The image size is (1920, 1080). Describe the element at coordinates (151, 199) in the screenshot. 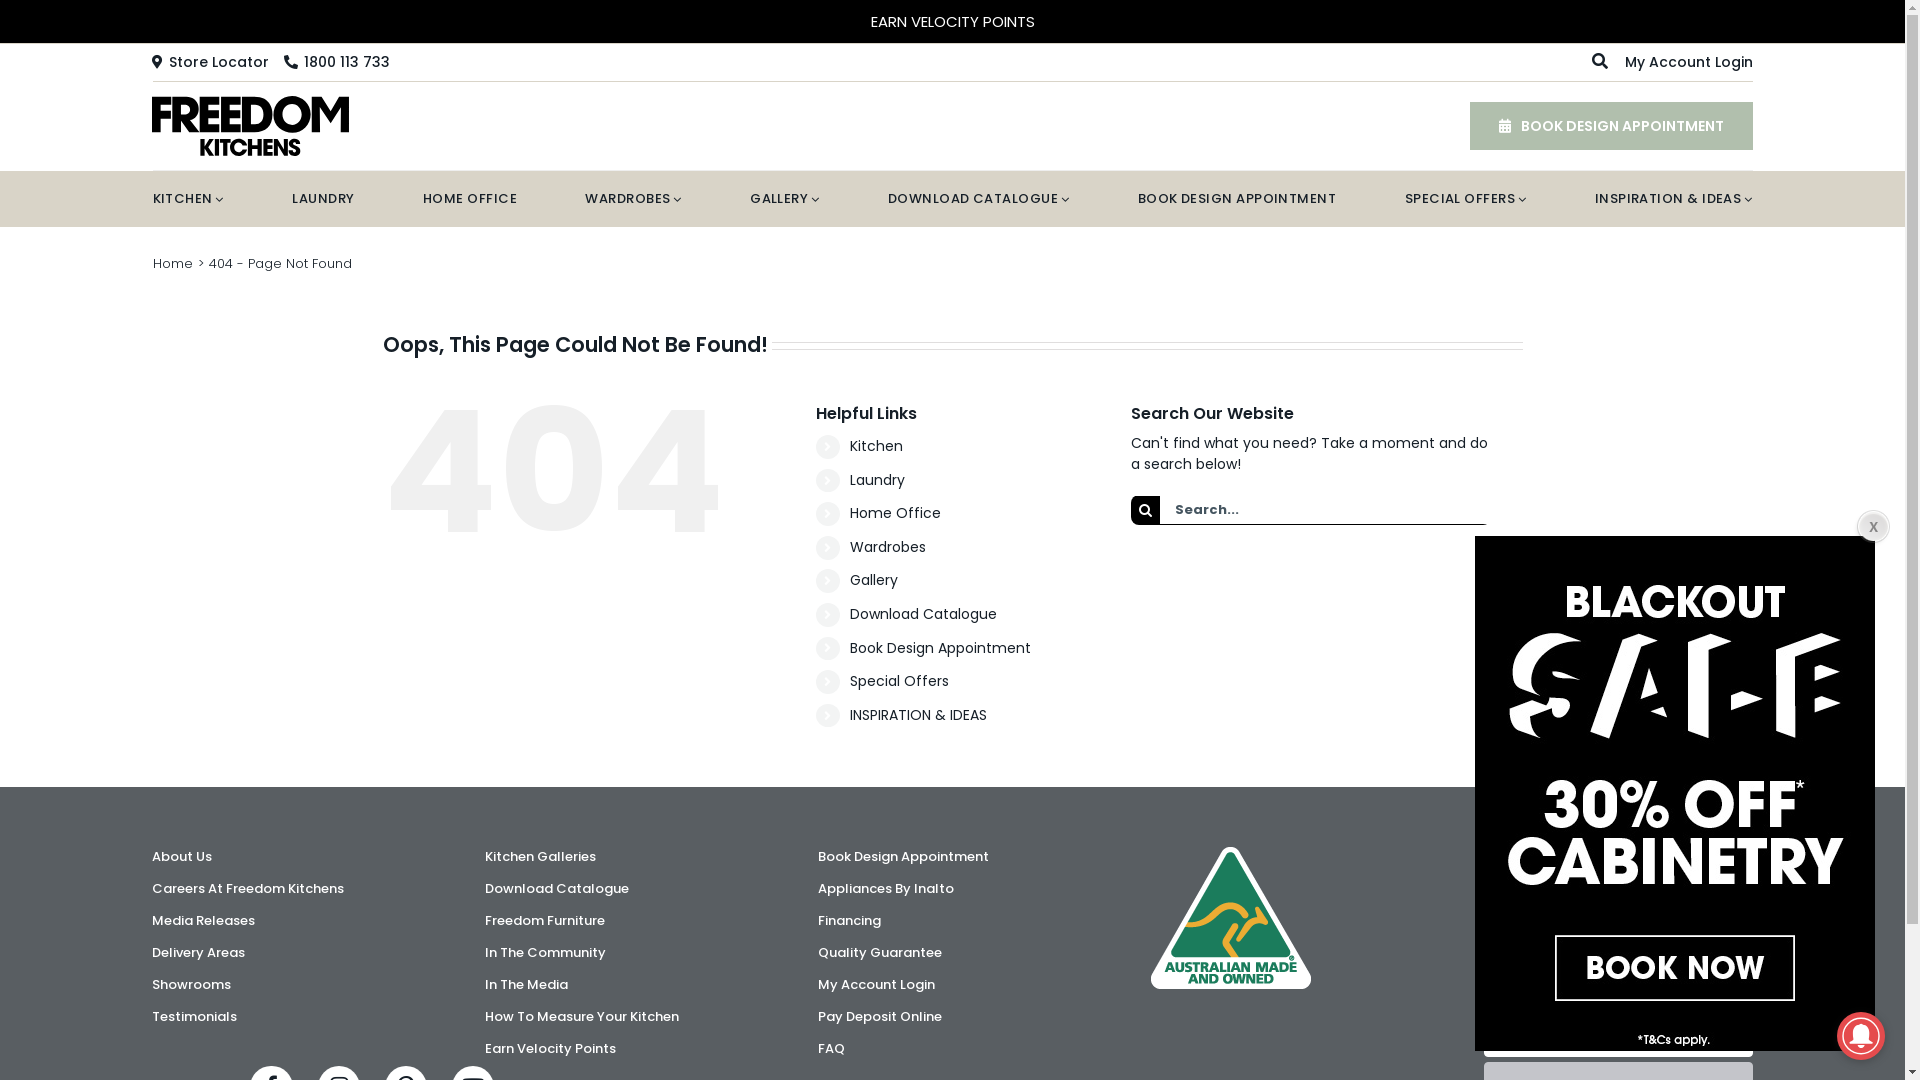

I see `'KITCHEN'` at that location.